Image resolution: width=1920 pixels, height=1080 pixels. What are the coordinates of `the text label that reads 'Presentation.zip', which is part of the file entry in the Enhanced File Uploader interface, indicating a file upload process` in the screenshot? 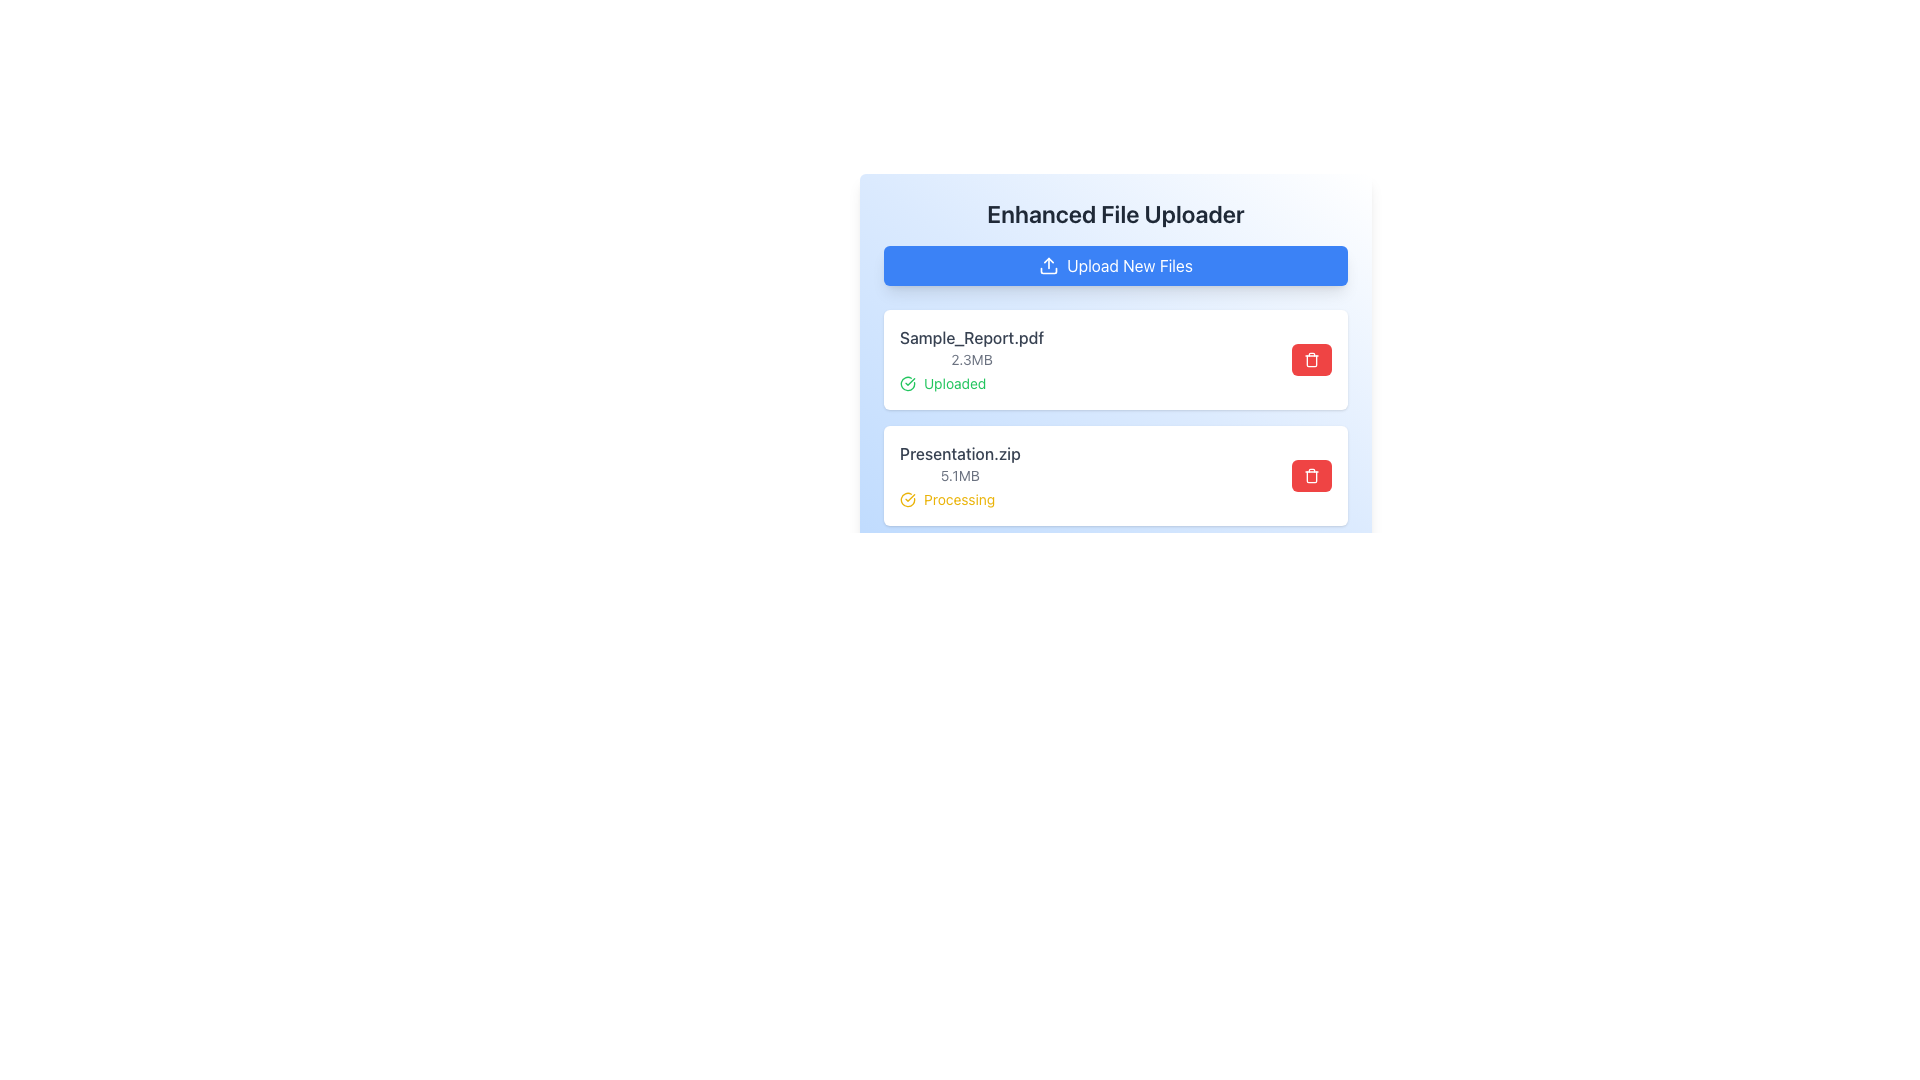 It's located at (960, 454).